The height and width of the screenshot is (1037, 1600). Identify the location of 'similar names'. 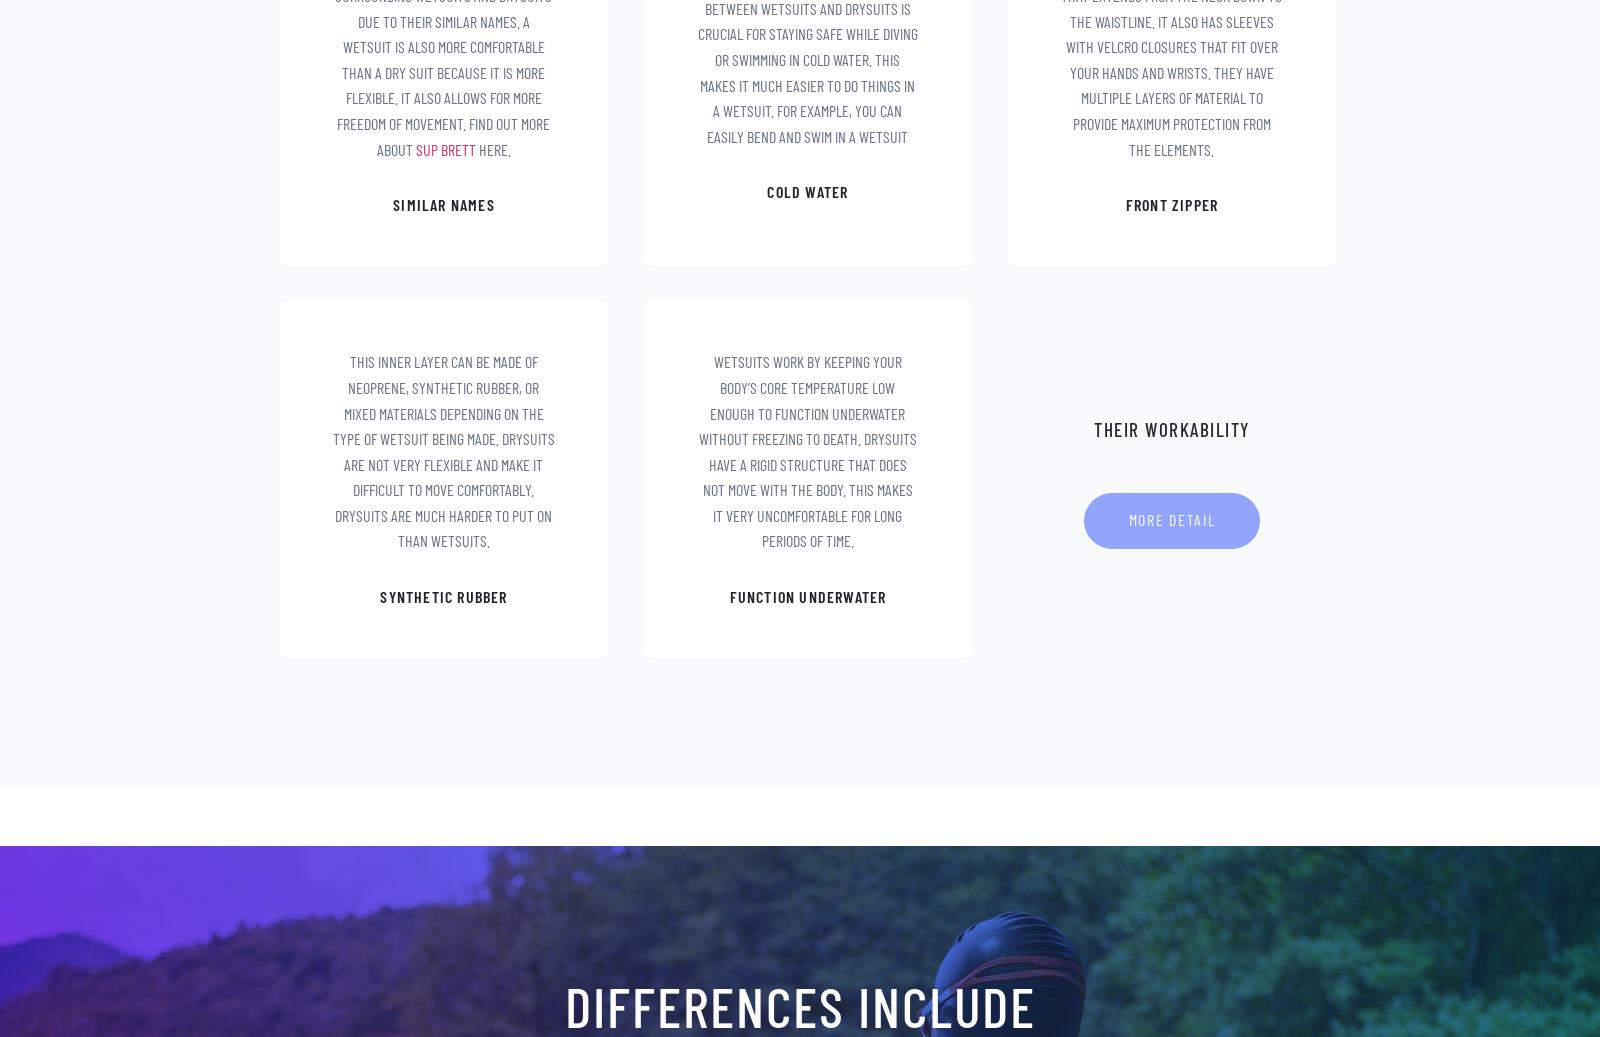
(442, 202).